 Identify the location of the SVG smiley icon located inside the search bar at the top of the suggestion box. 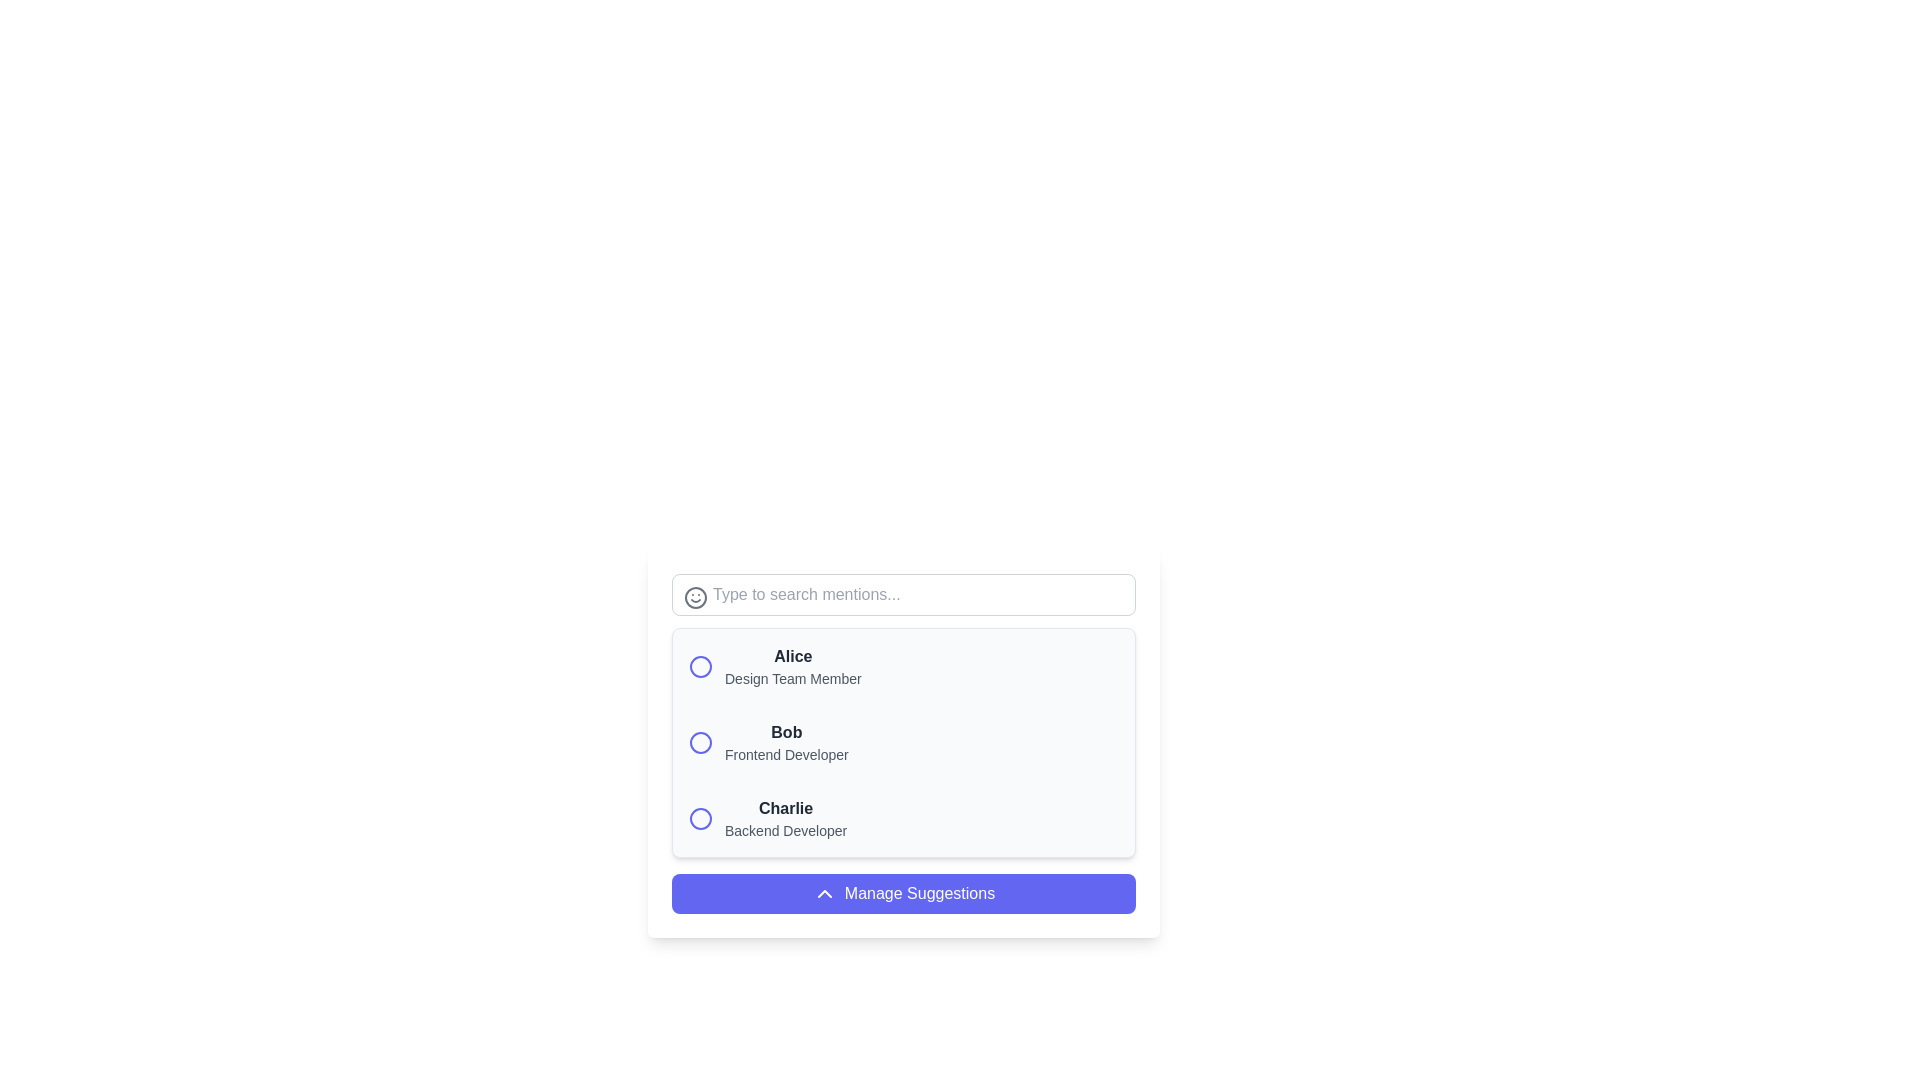
(696, 596).